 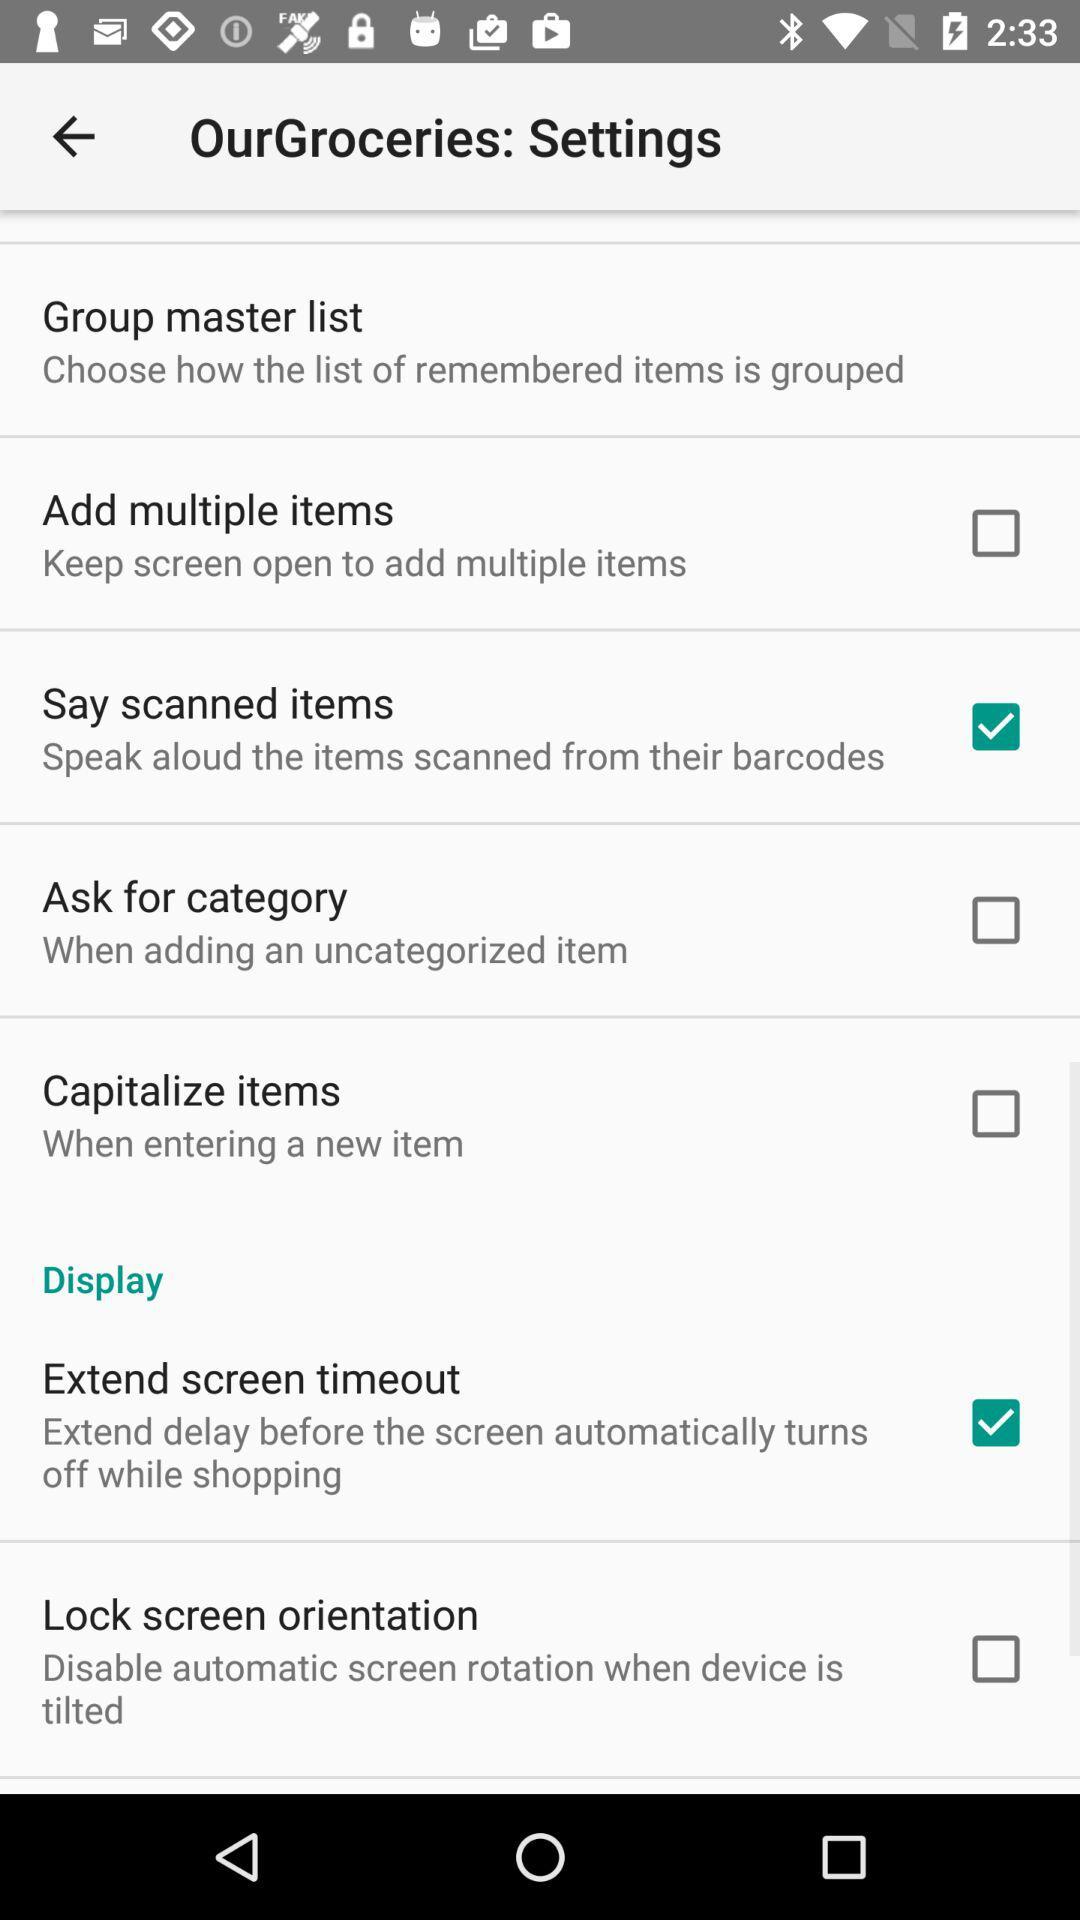 What do you see at coordinates (252, 1142) in the screenshot?
I see `item above the display item` at bounding box center [252, 1142].